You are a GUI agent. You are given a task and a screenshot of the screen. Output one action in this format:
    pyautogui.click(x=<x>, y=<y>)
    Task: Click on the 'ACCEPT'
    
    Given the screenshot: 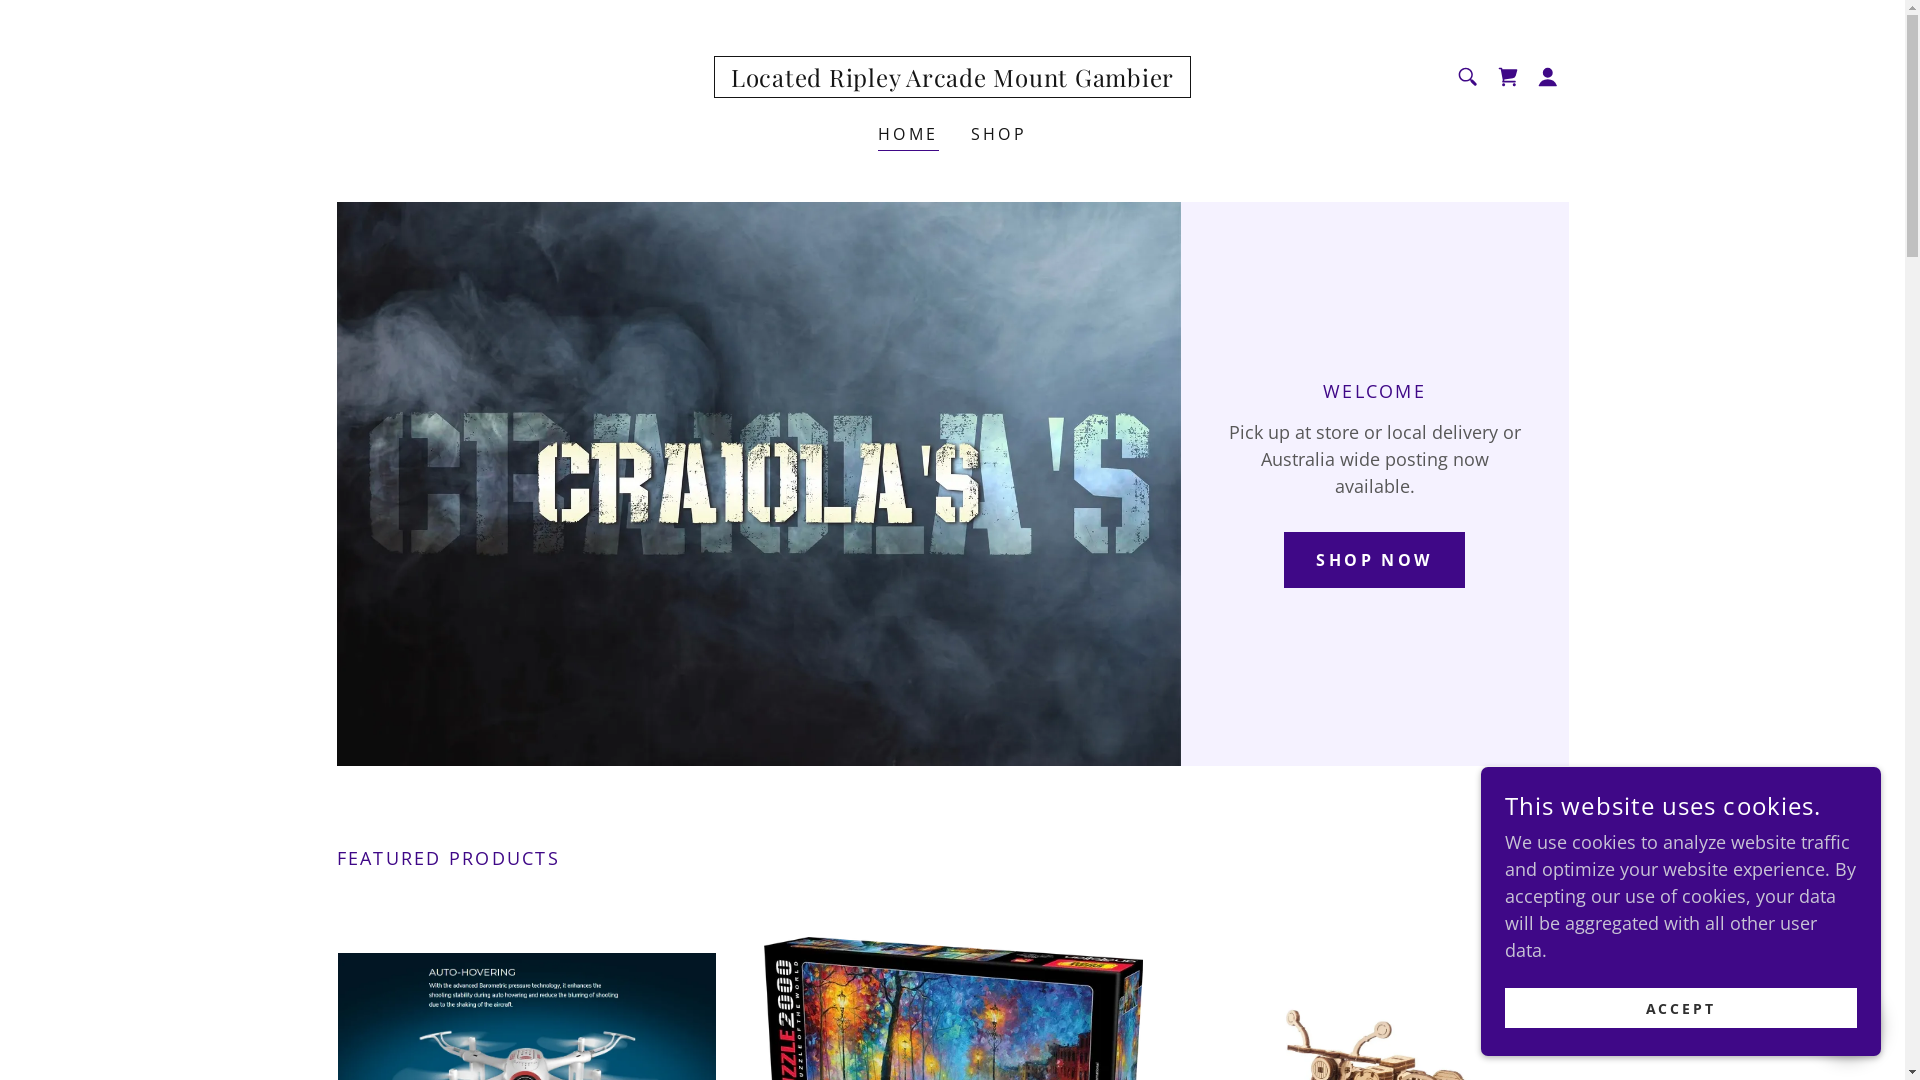 What is the action you would take?
    pyautogui.click(x=1680, y=1007)
    